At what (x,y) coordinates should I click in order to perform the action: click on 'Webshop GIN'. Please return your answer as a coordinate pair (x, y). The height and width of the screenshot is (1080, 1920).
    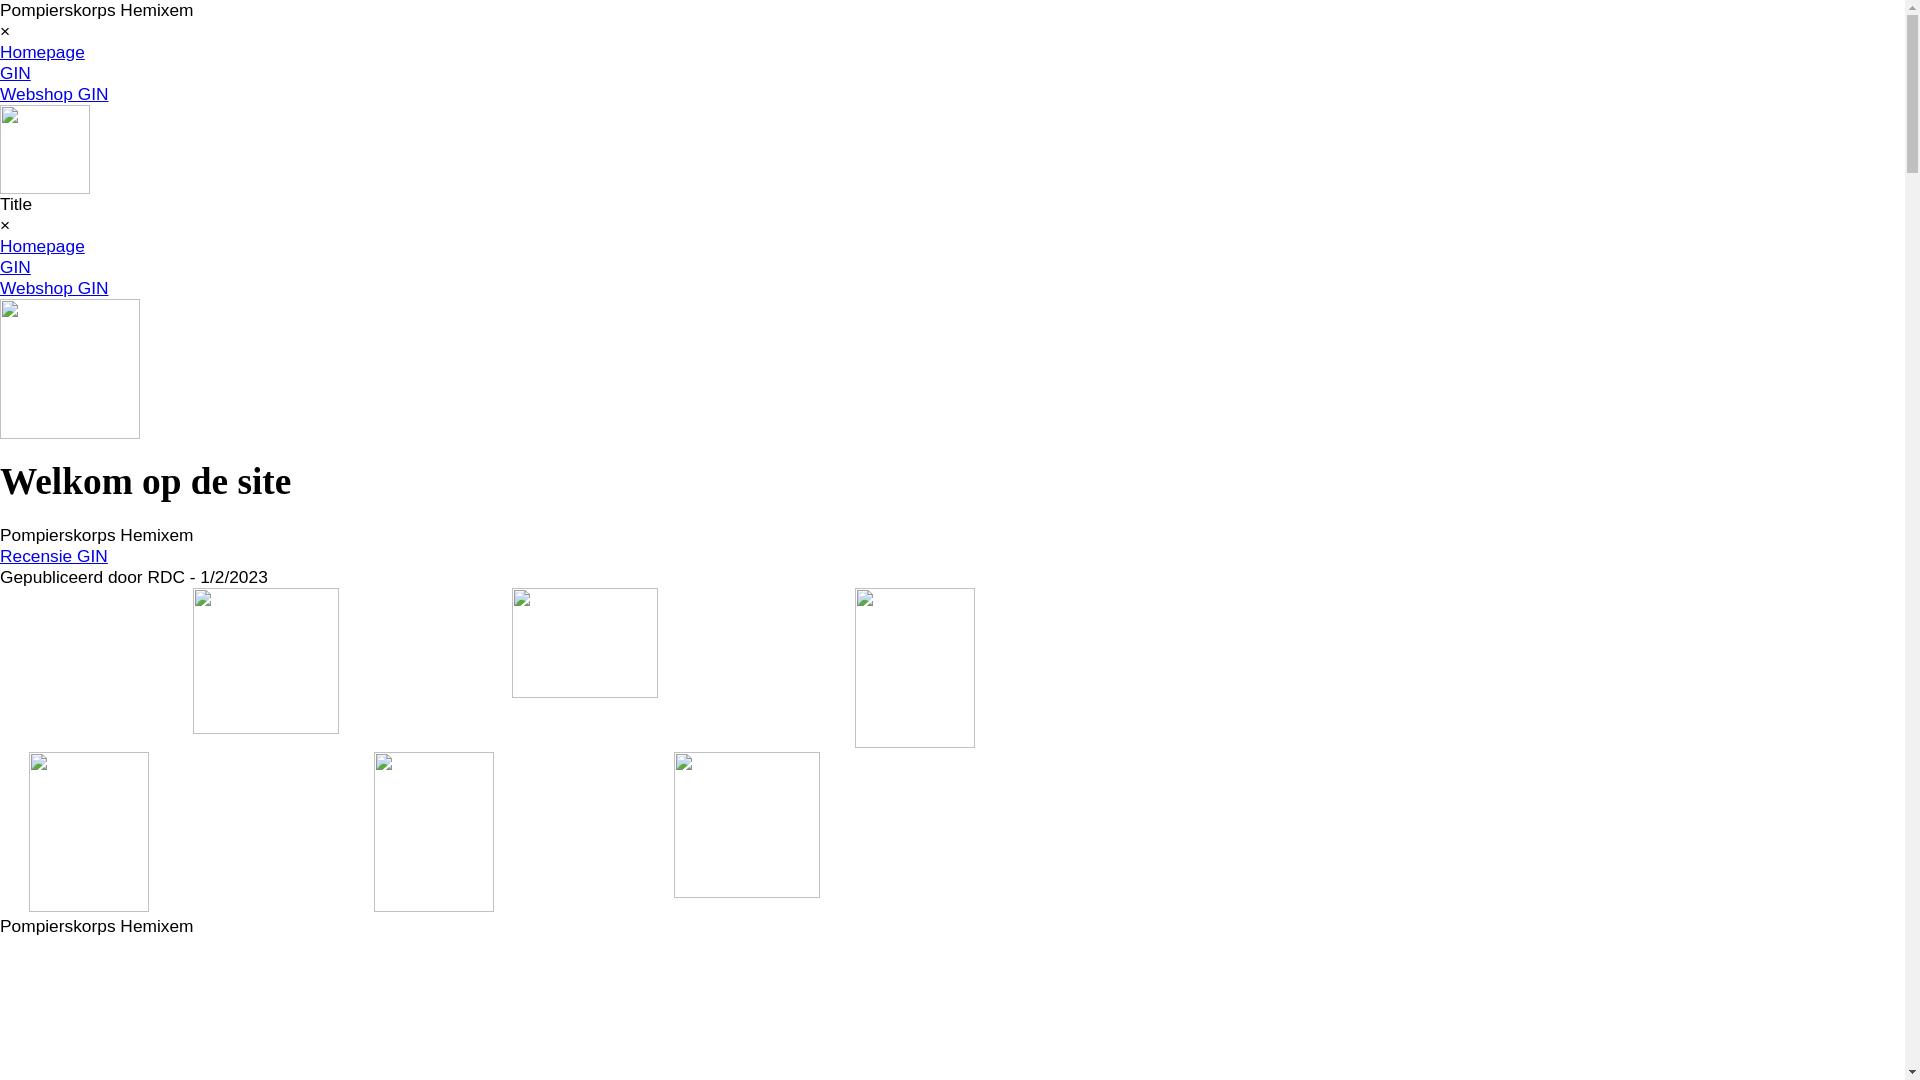
    Looking at the image, I should click on (54, 288).